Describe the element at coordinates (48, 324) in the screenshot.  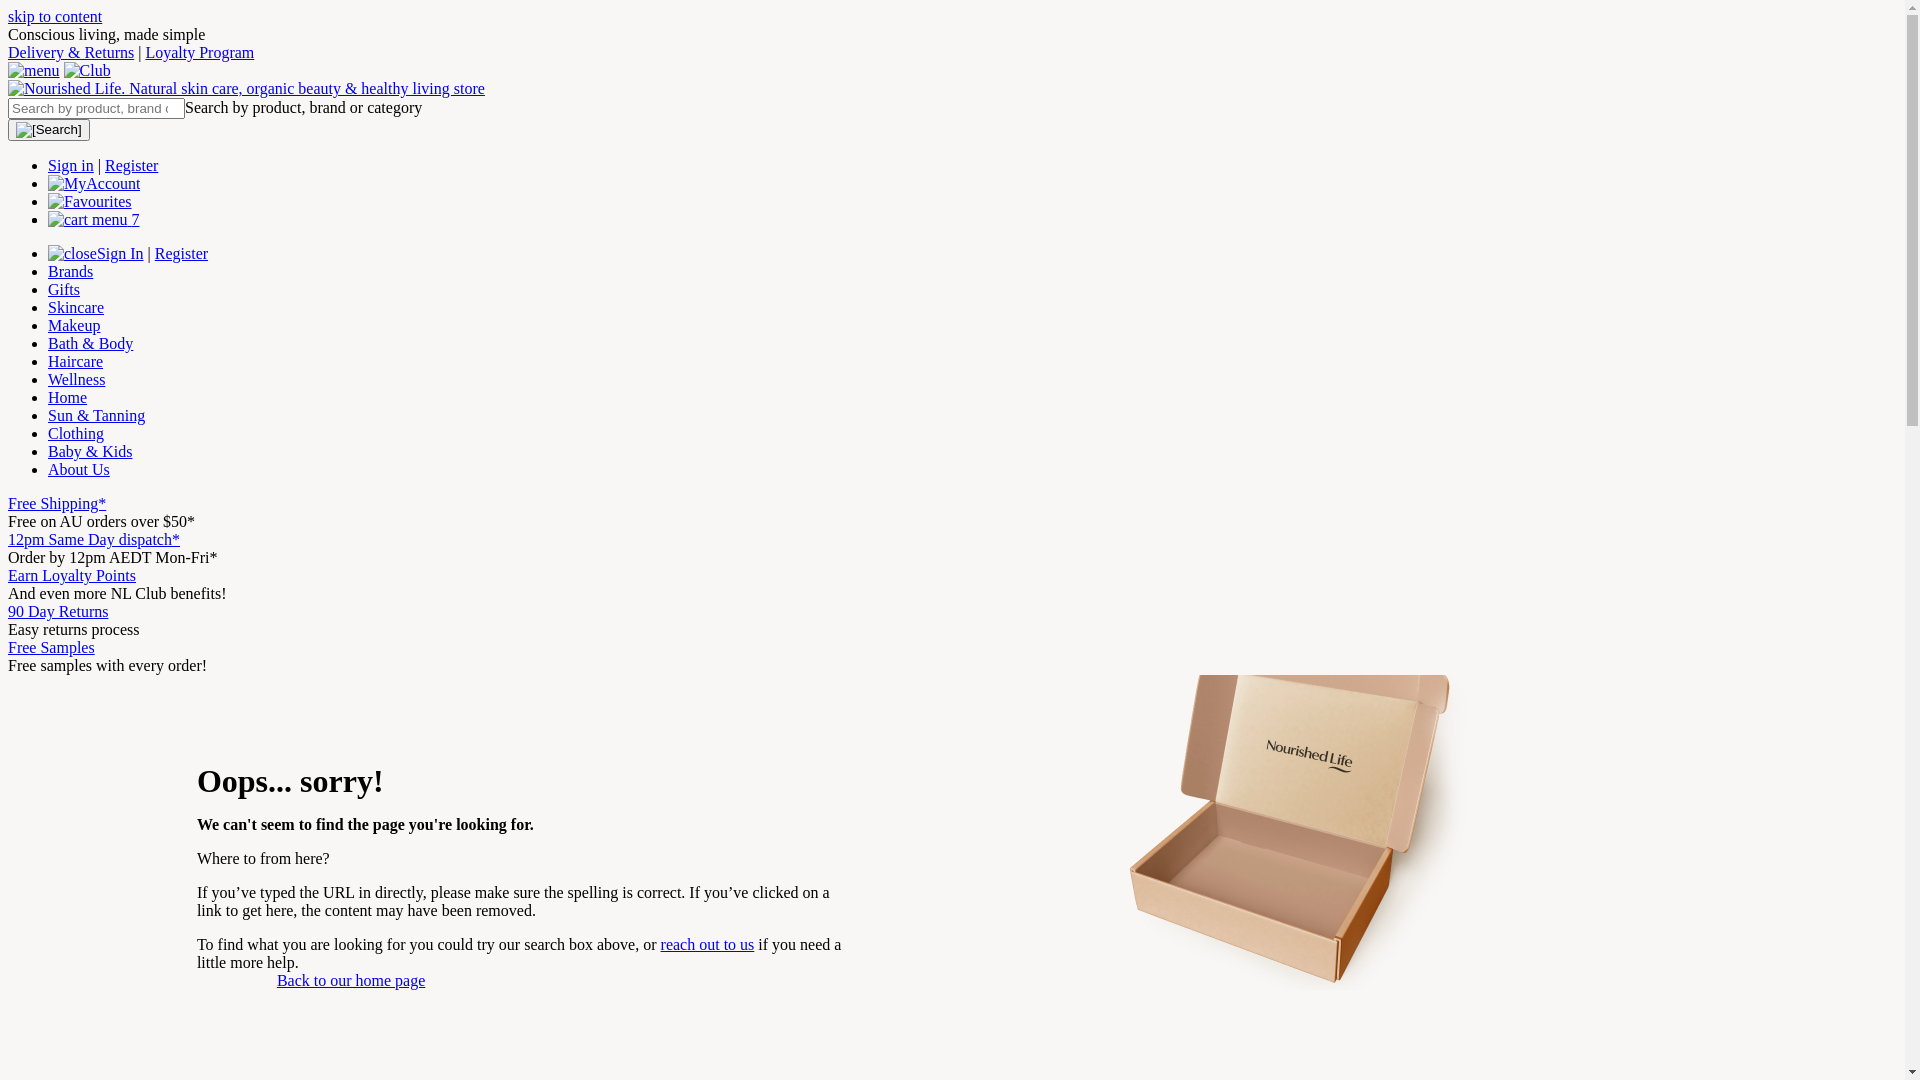
I see `'Makeup'` at that location.